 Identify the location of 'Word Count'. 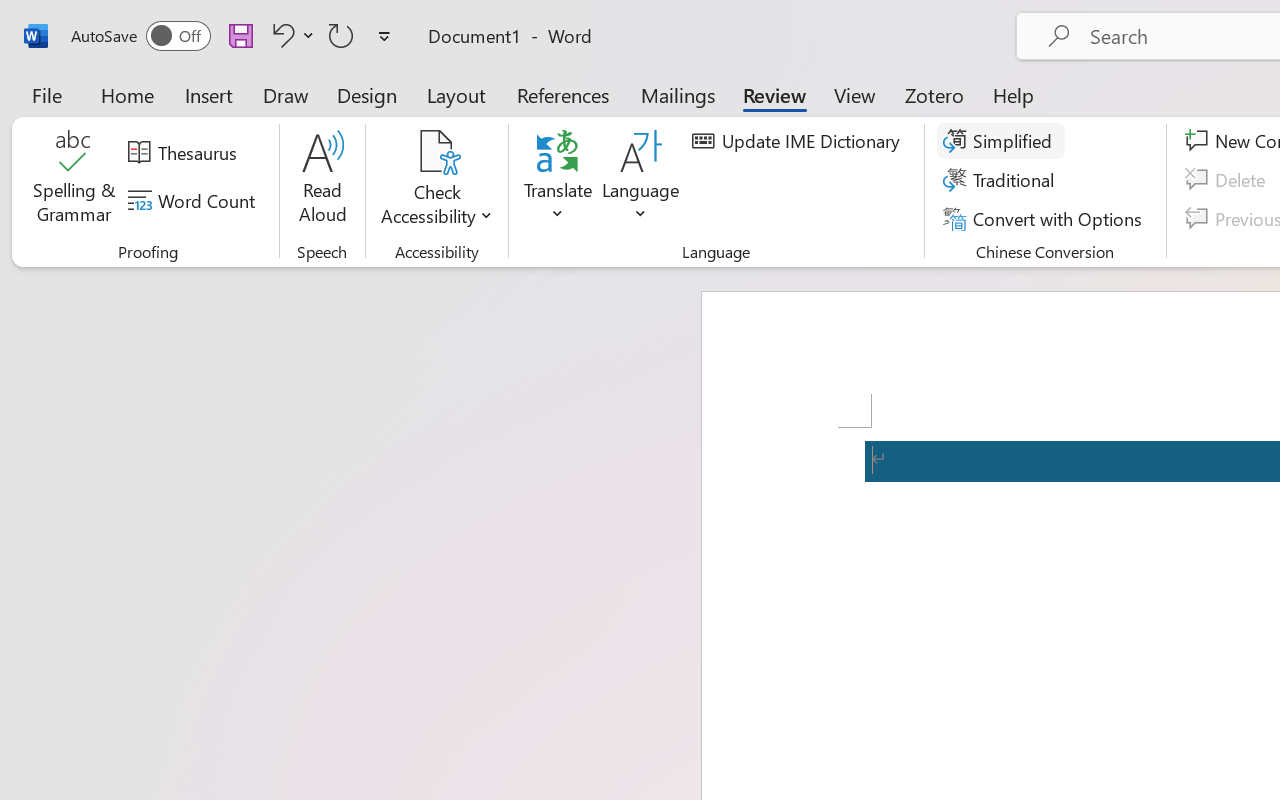
(194, 201).